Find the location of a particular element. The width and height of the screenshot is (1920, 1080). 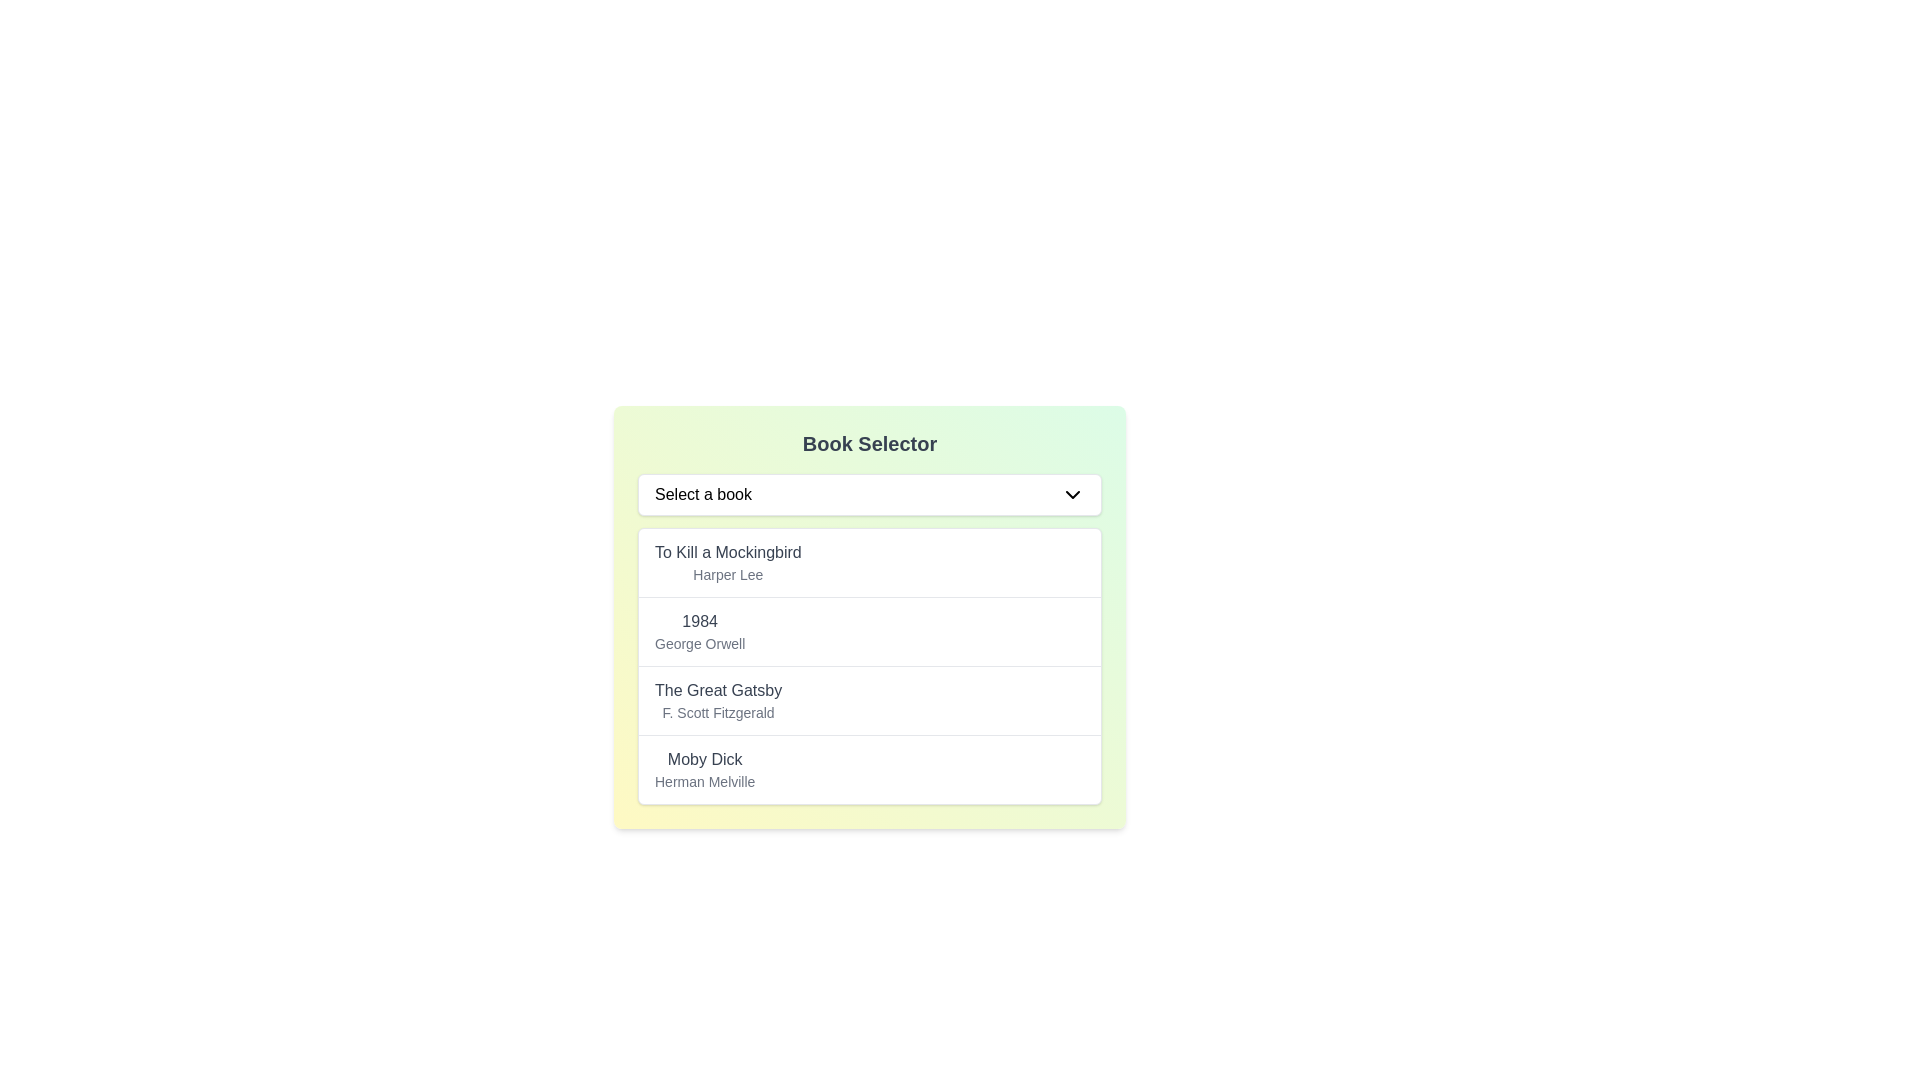

the text label representing the title of the book 'To Kill a Mockingbird' in the dropdown list labeled 'Book Selector' is located at coordinates (727, 552).